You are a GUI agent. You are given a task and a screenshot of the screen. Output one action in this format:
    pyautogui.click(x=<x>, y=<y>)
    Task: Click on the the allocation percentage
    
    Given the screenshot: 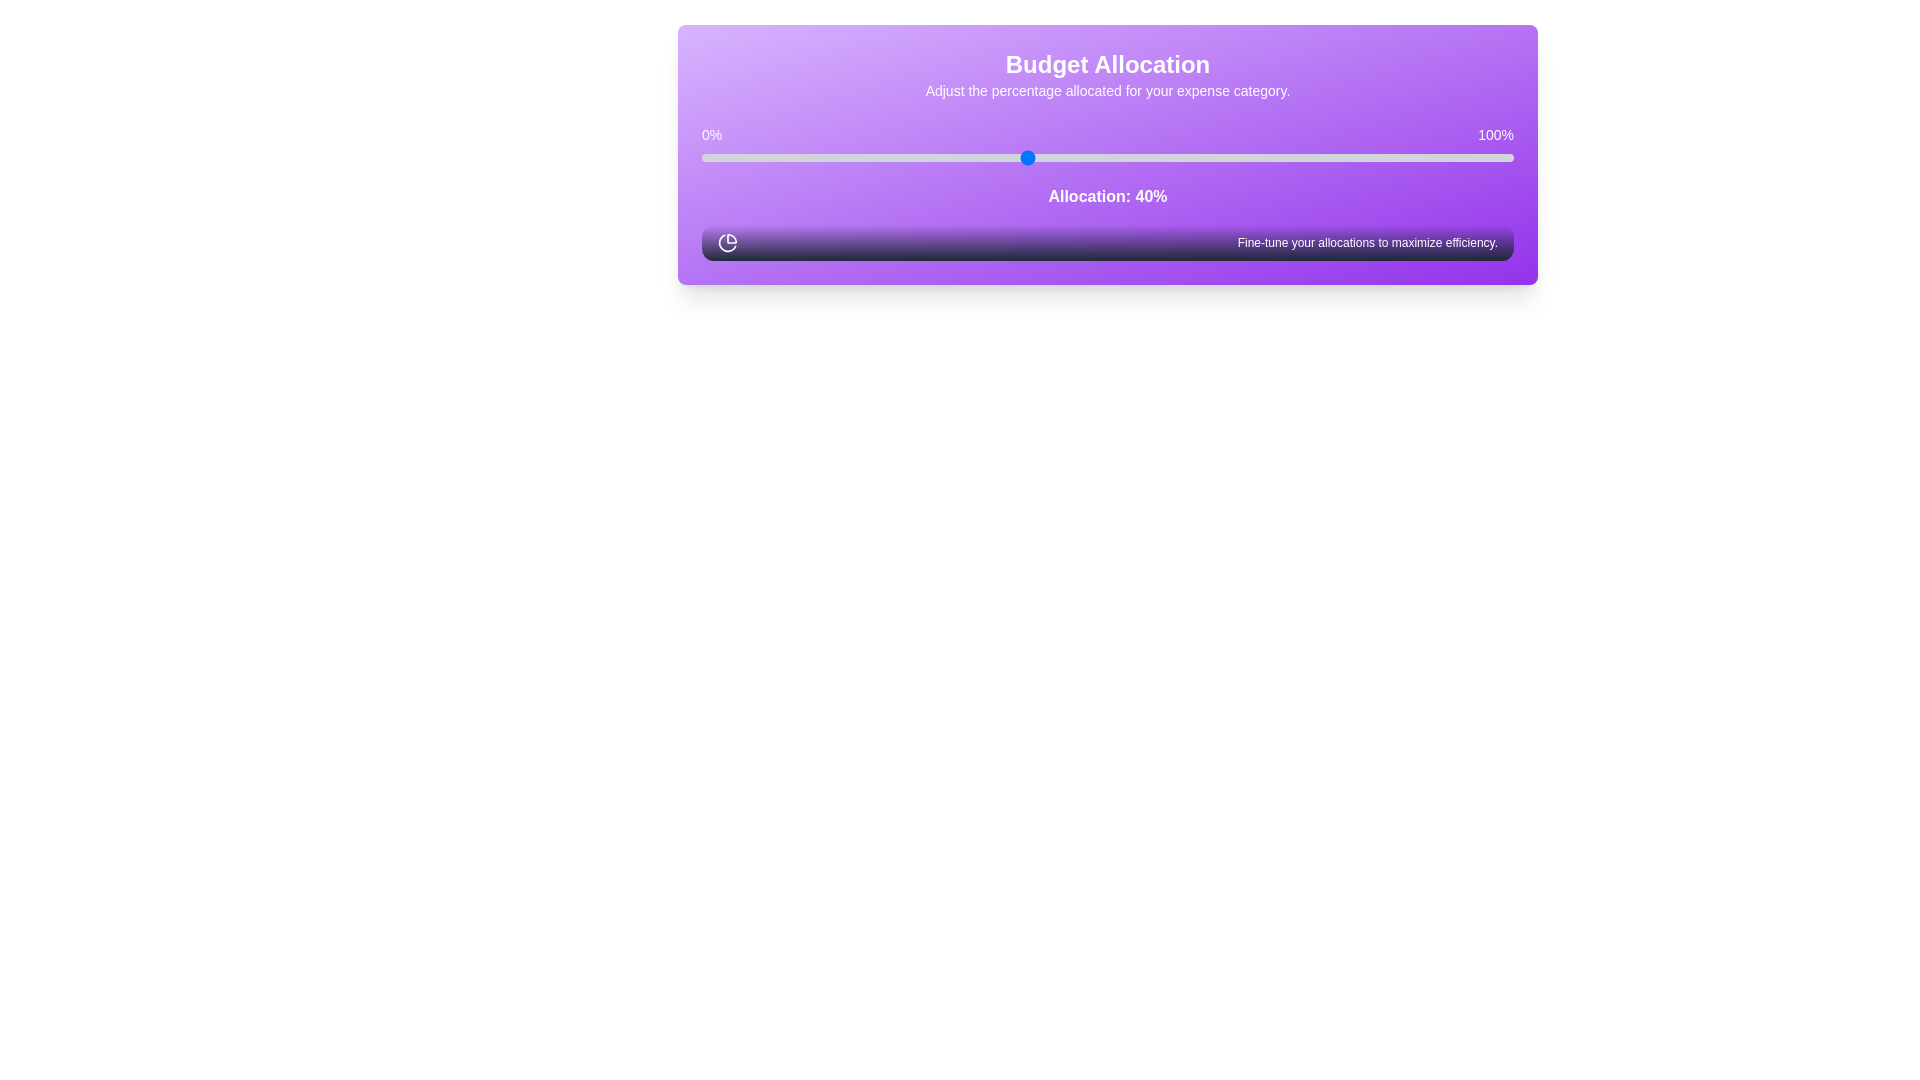 What is the action you would take?
    pyautogui.click(x=1505, y=157)
    